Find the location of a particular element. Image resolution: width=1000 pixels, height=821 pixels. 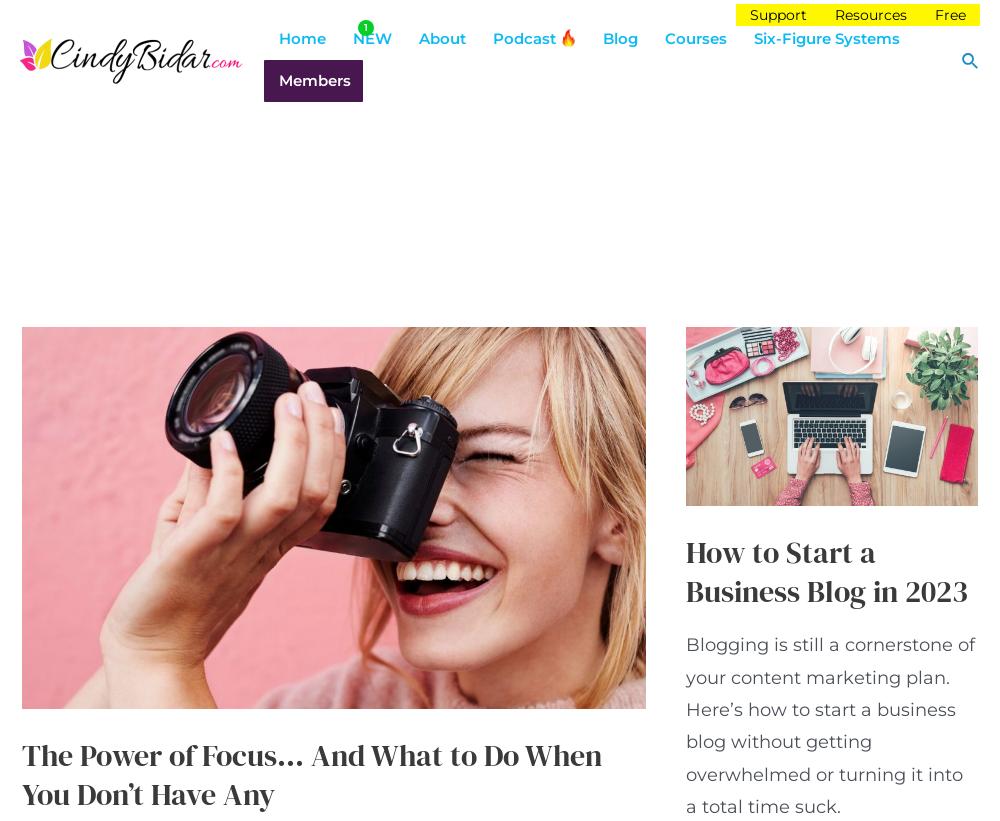

'Home' is located at coordinates (302, 37).